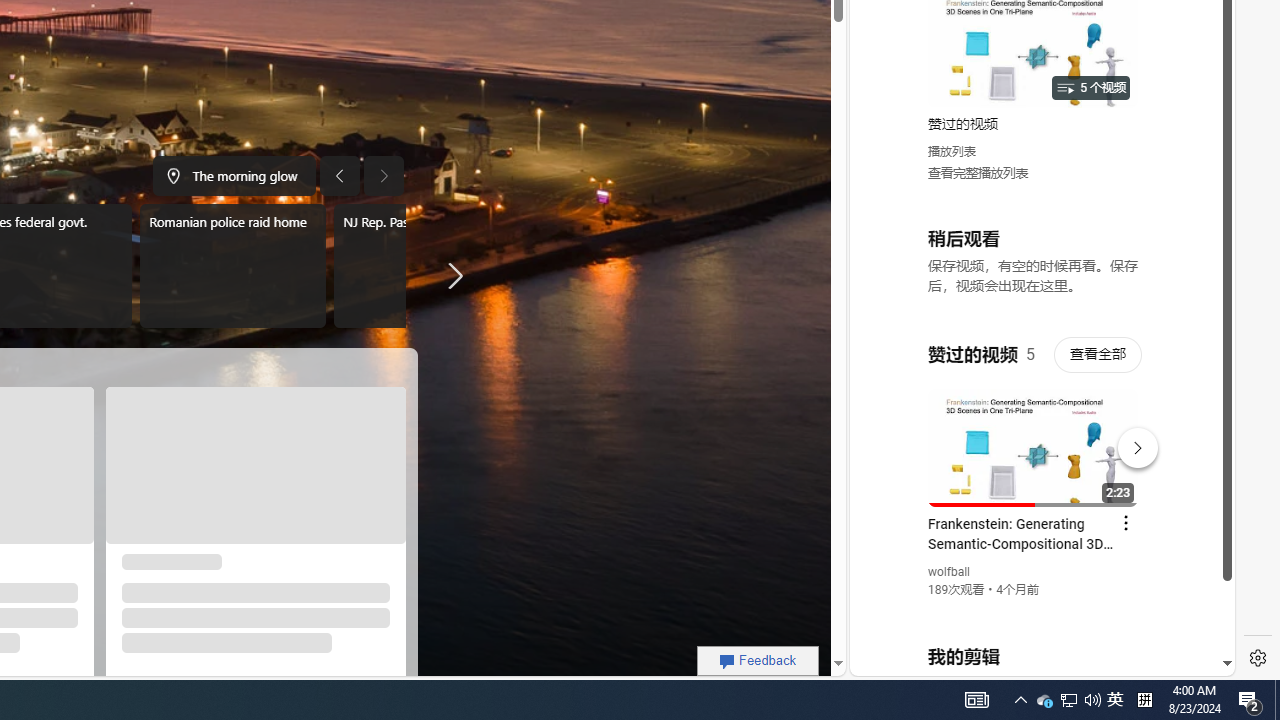  I want to click on 'Previous image', so click(339, 175).